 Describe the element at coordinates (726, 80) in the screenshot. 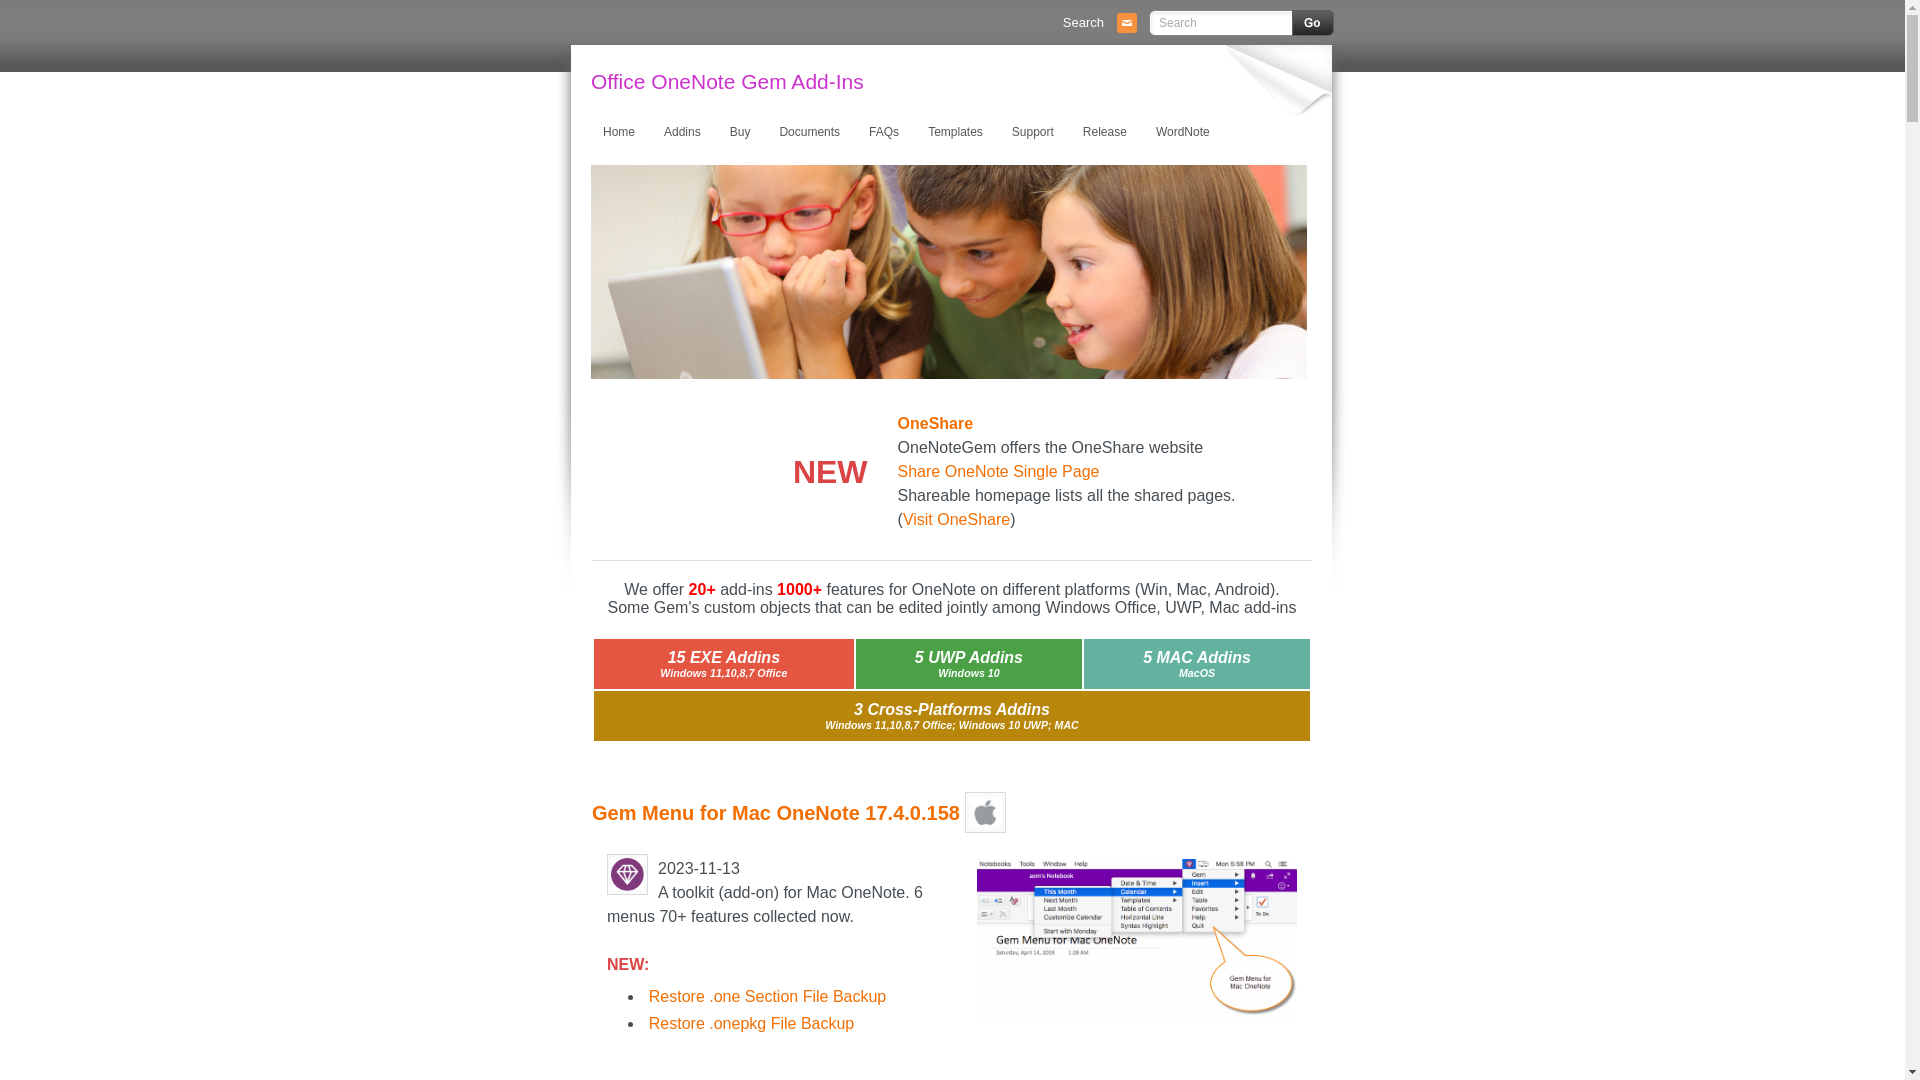

I see `'Office OneNote Gem Add-Ins'` at that location.